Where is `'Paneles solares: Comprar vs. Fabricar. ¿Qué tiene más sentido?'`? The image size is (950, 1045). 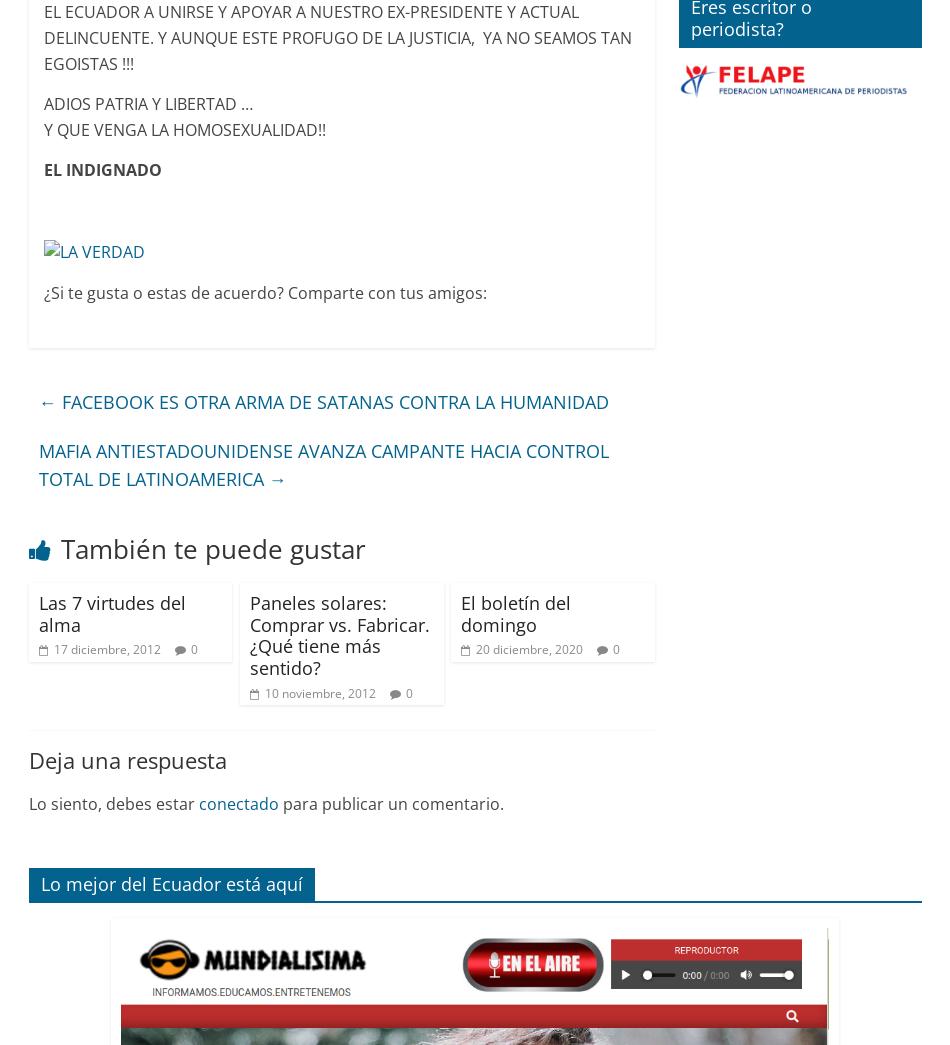 'Paneles solares: Comprar vs. Fabricar. ¿Qué tiene más sentido?' is located at coordinates (247, 634).